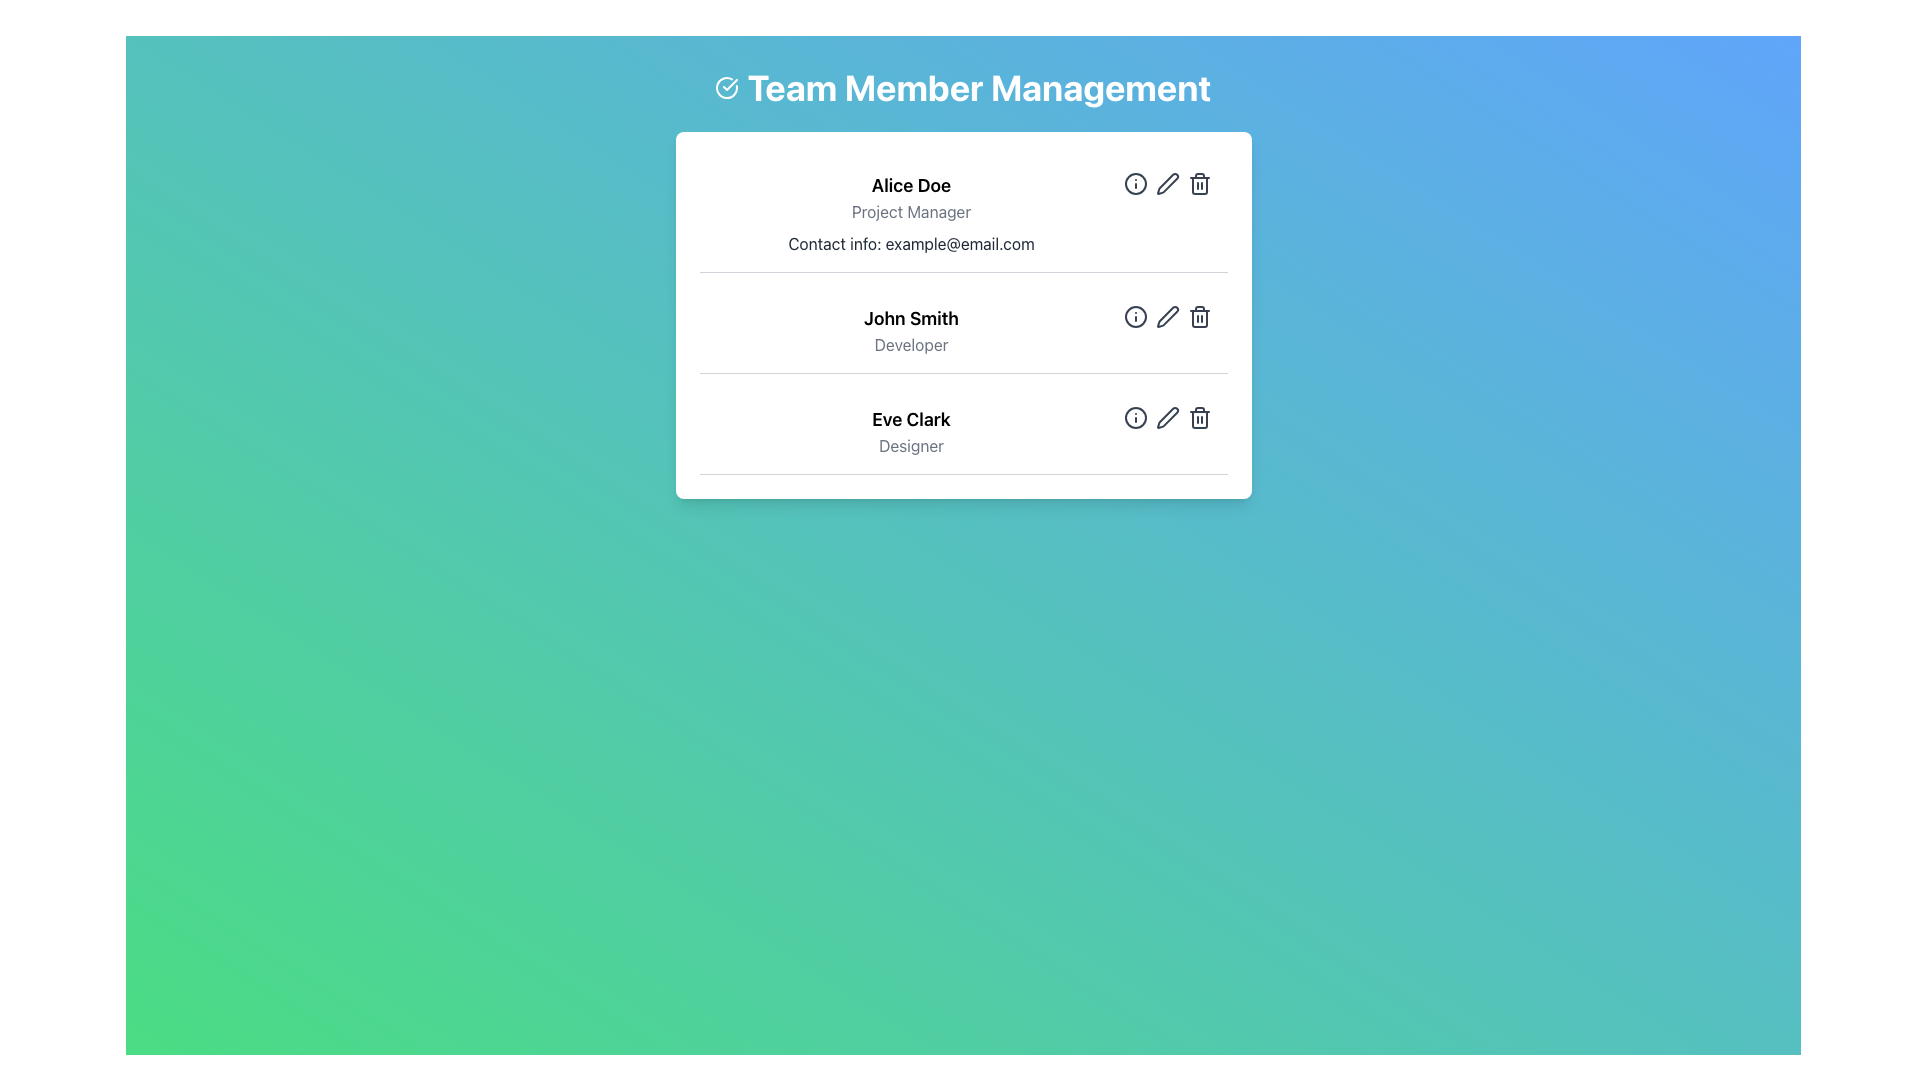  What do you see at coordinates (963, 87) in the screenshot?
I see `the Header with icon element reading 'Team Member Management', which features a checkmark icon and is styled in large, bold, white font on a gradient background` at bounding box center [963, 87].